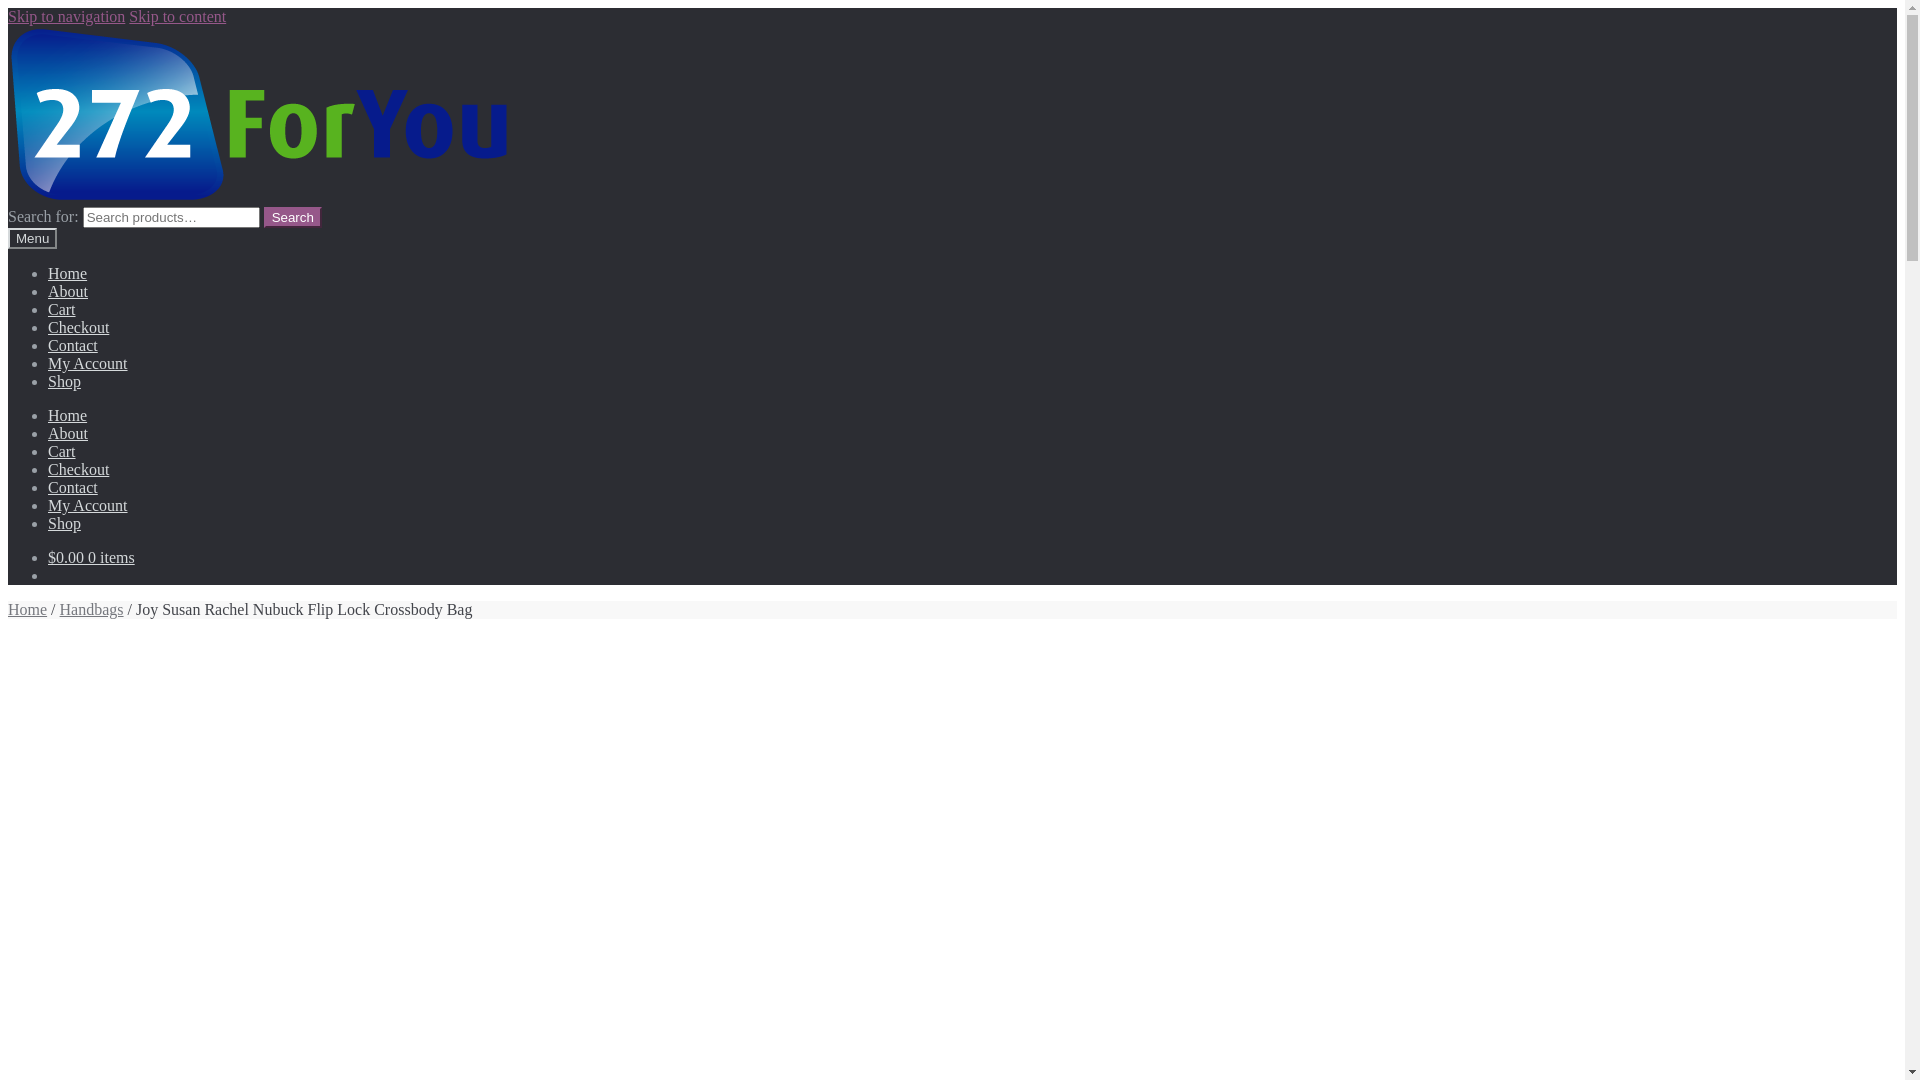 The image size is (1920, 1080). I want to click on '$0.00 0 items', so click(90, 557).